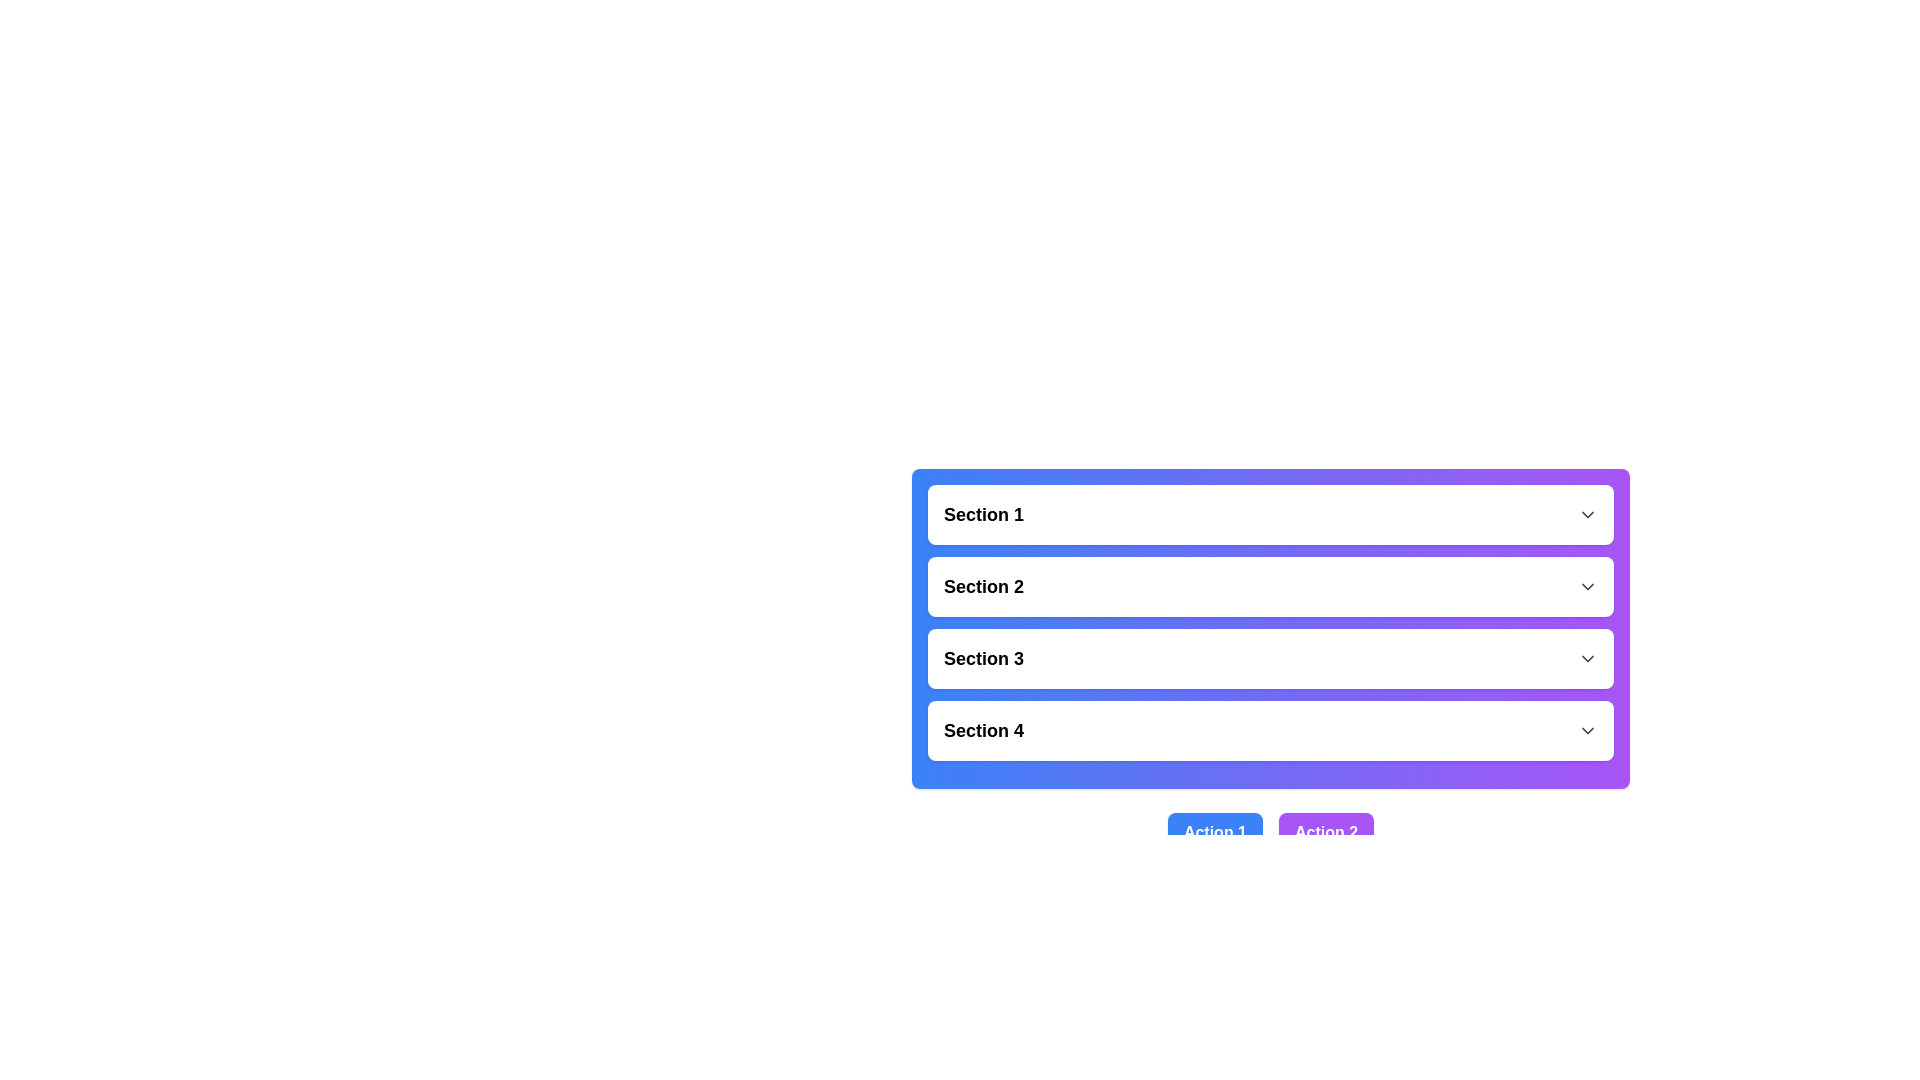 This screenshot has width=1920, height=1080. Describe the element at coordinates (983, 731) in the screenshot. I see `the Text Label that identifies the fourth section of the collapsible dropdown menu, located near the bottom of the interface` at that location.